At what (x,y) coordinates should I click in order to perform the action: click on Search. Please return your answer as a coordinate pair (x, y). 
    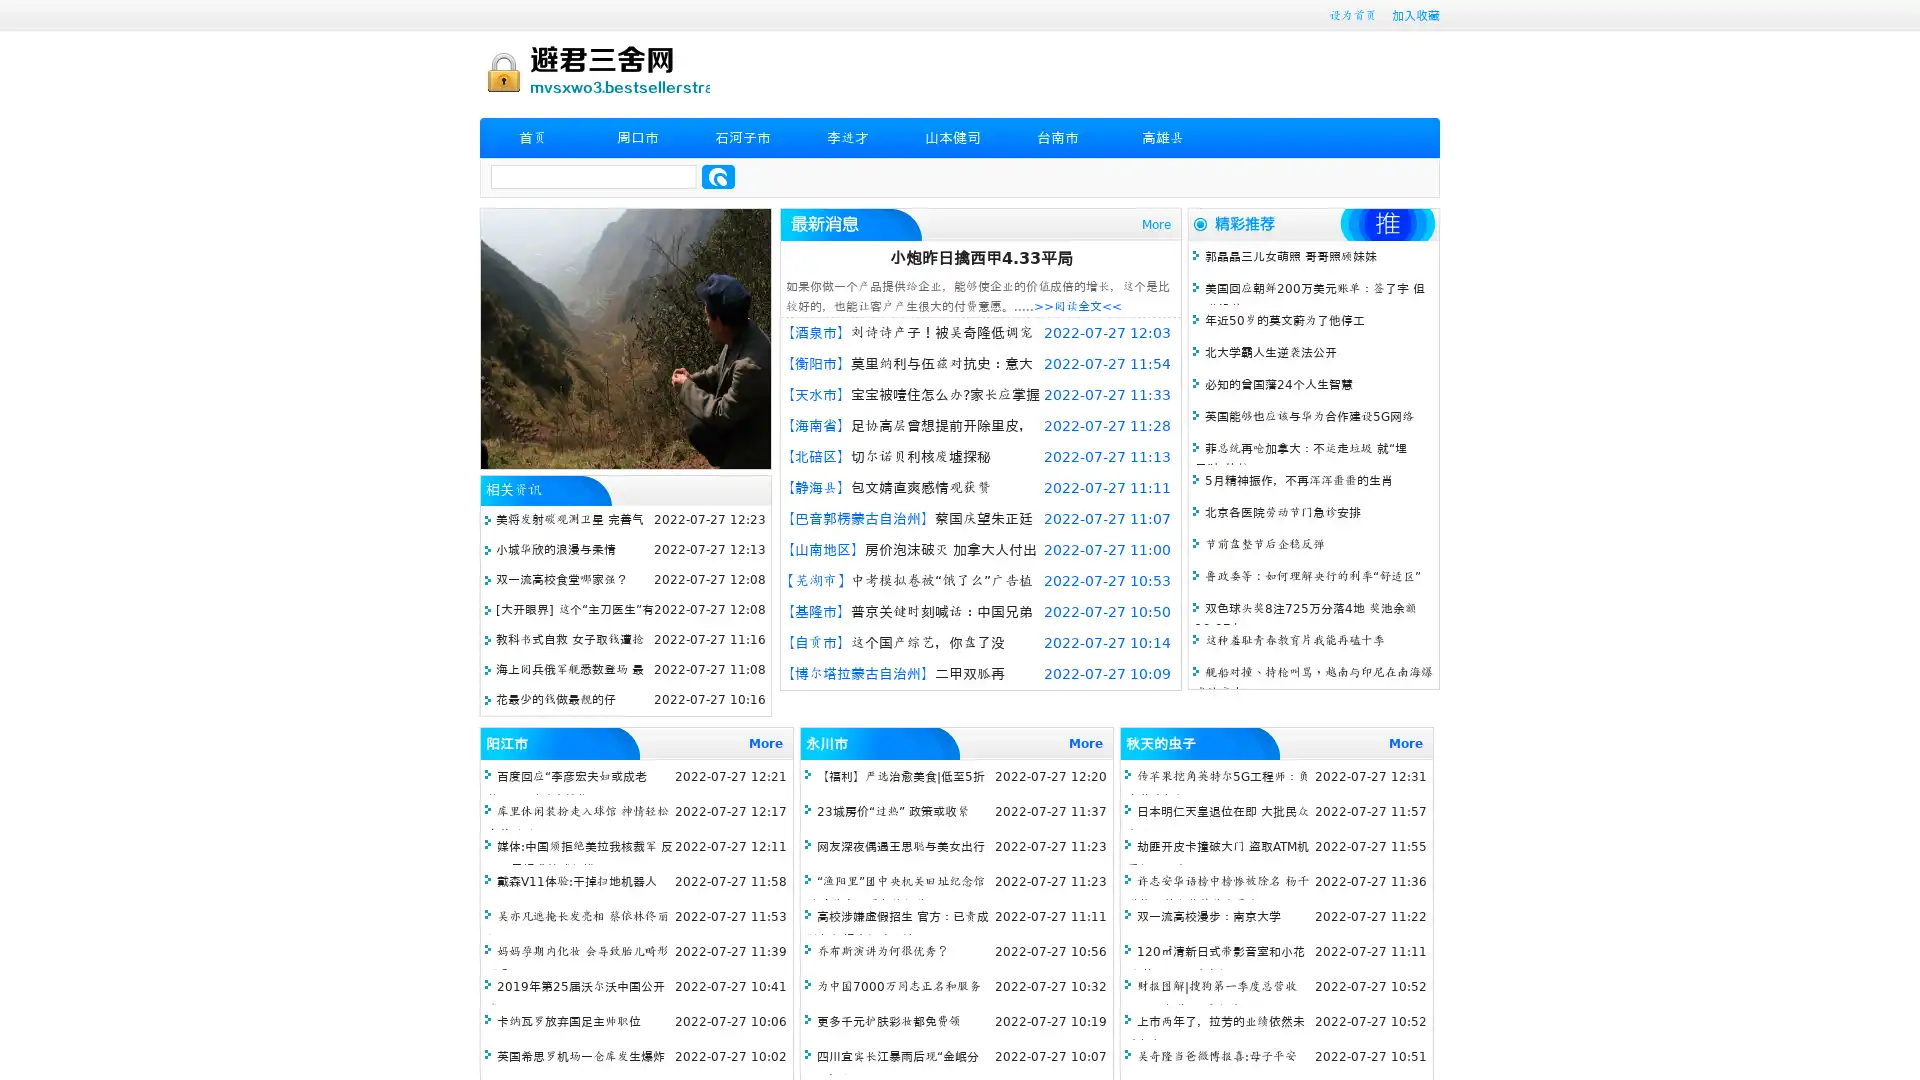
    Looking at the image, I should click on (718, 176).